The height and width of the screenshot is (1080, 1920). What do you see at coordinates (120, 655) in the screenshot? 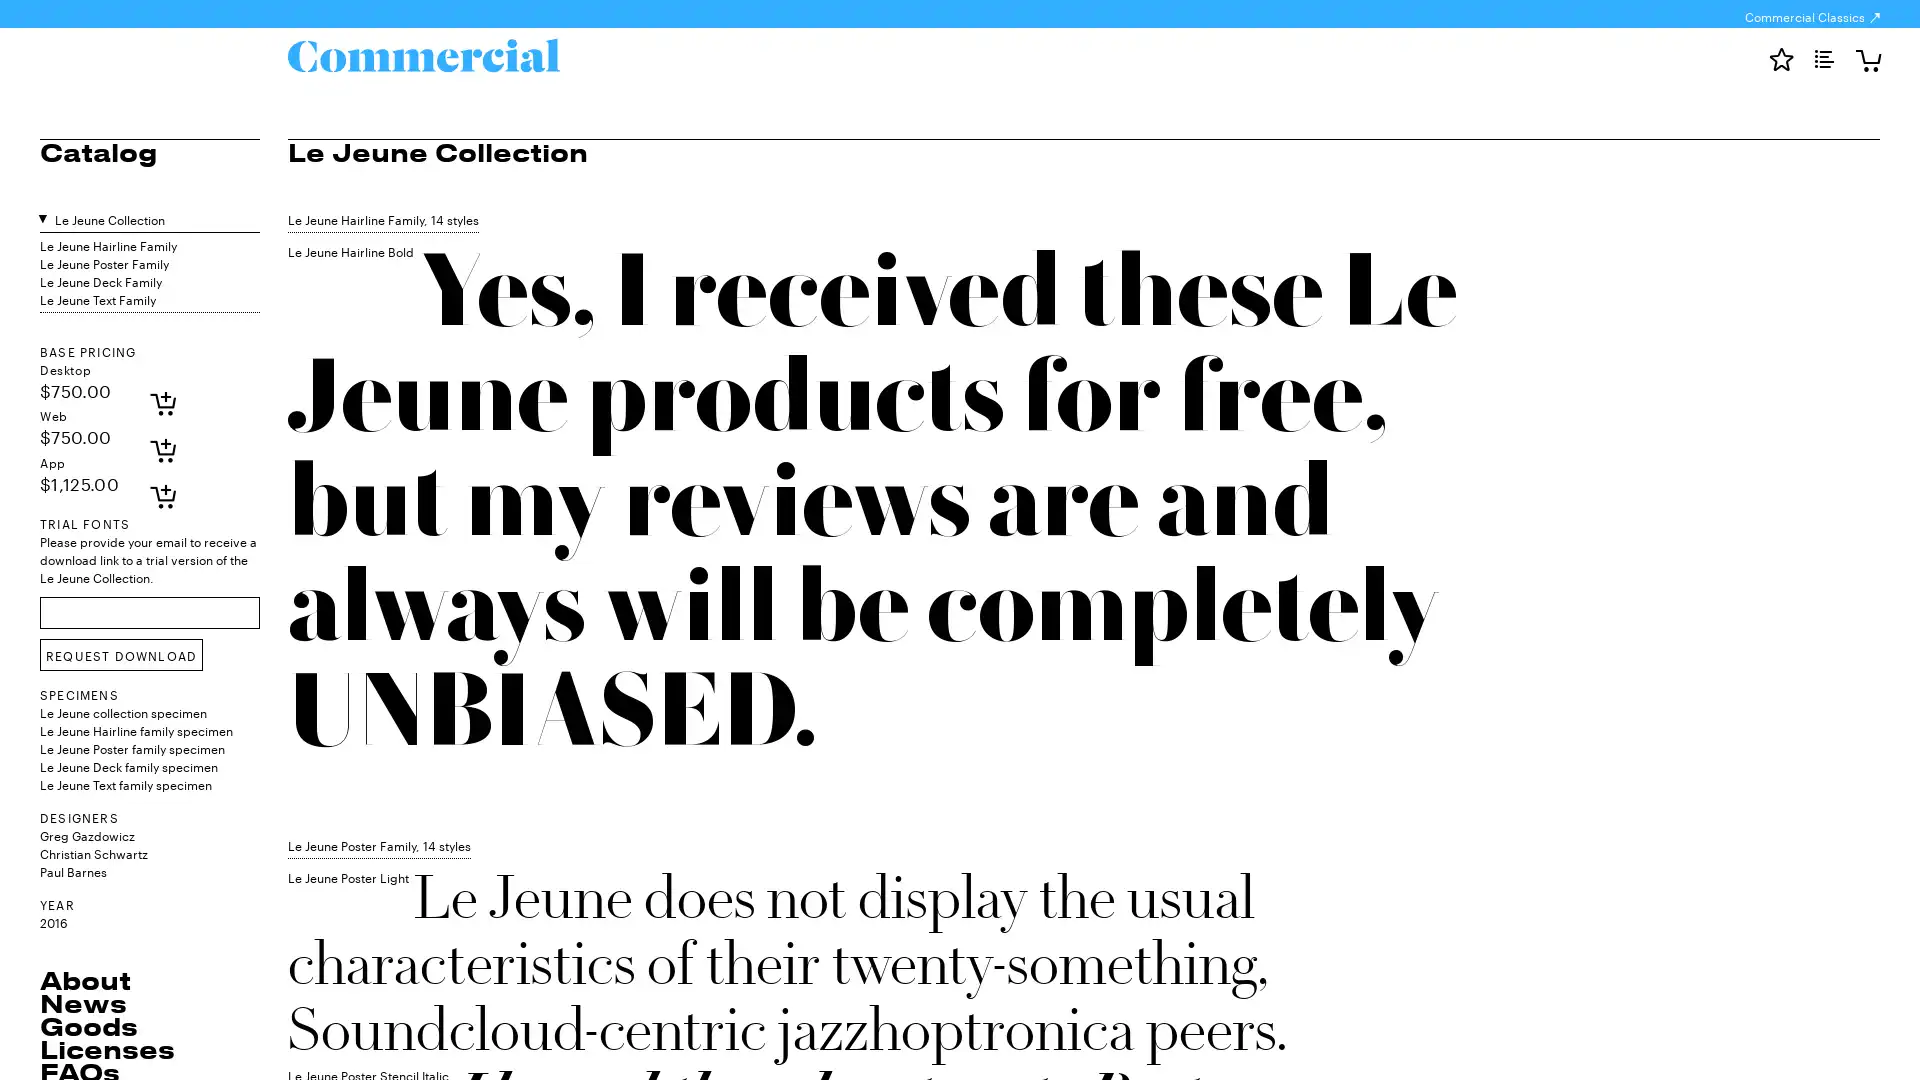
I see `REQUEST DOWNLOAD` at bounding box center [120, 655].